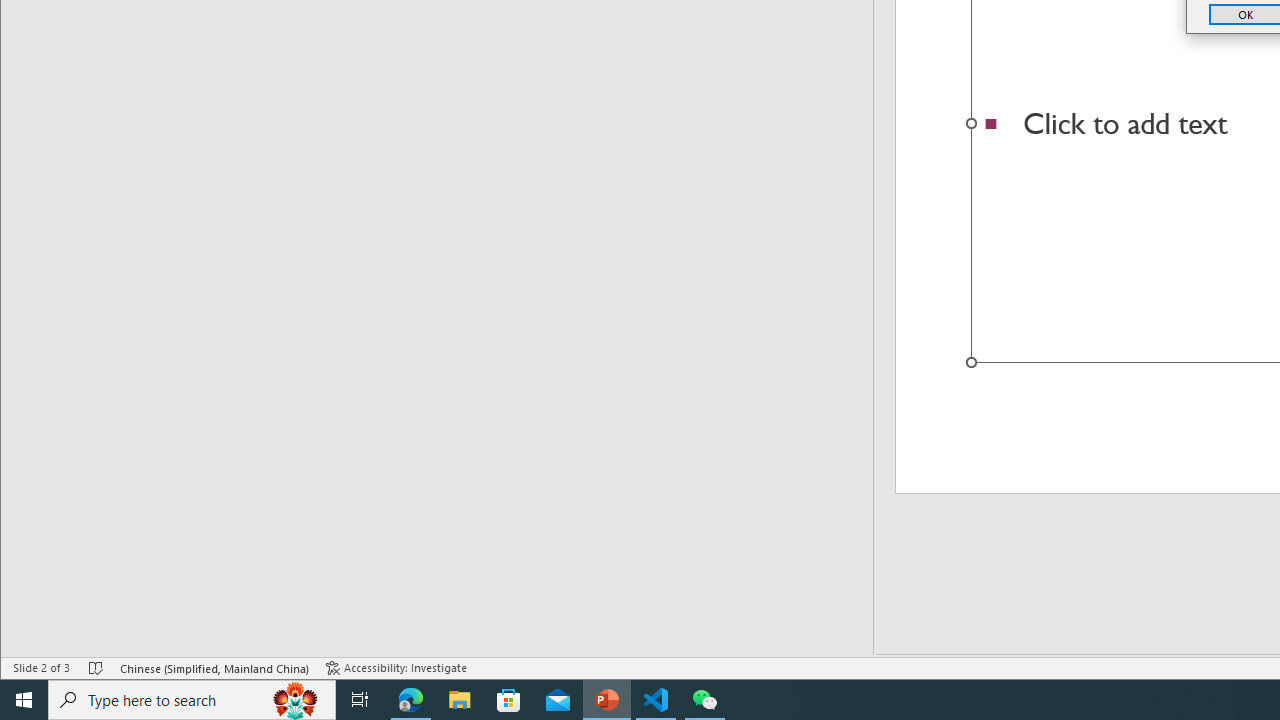 The height and width of the screenshot is (720, 1280). What do you see at coordinates (705, 698) in the screenshot?
I see `'WeChat - 1 running window'` at bounding box center [705, 698].